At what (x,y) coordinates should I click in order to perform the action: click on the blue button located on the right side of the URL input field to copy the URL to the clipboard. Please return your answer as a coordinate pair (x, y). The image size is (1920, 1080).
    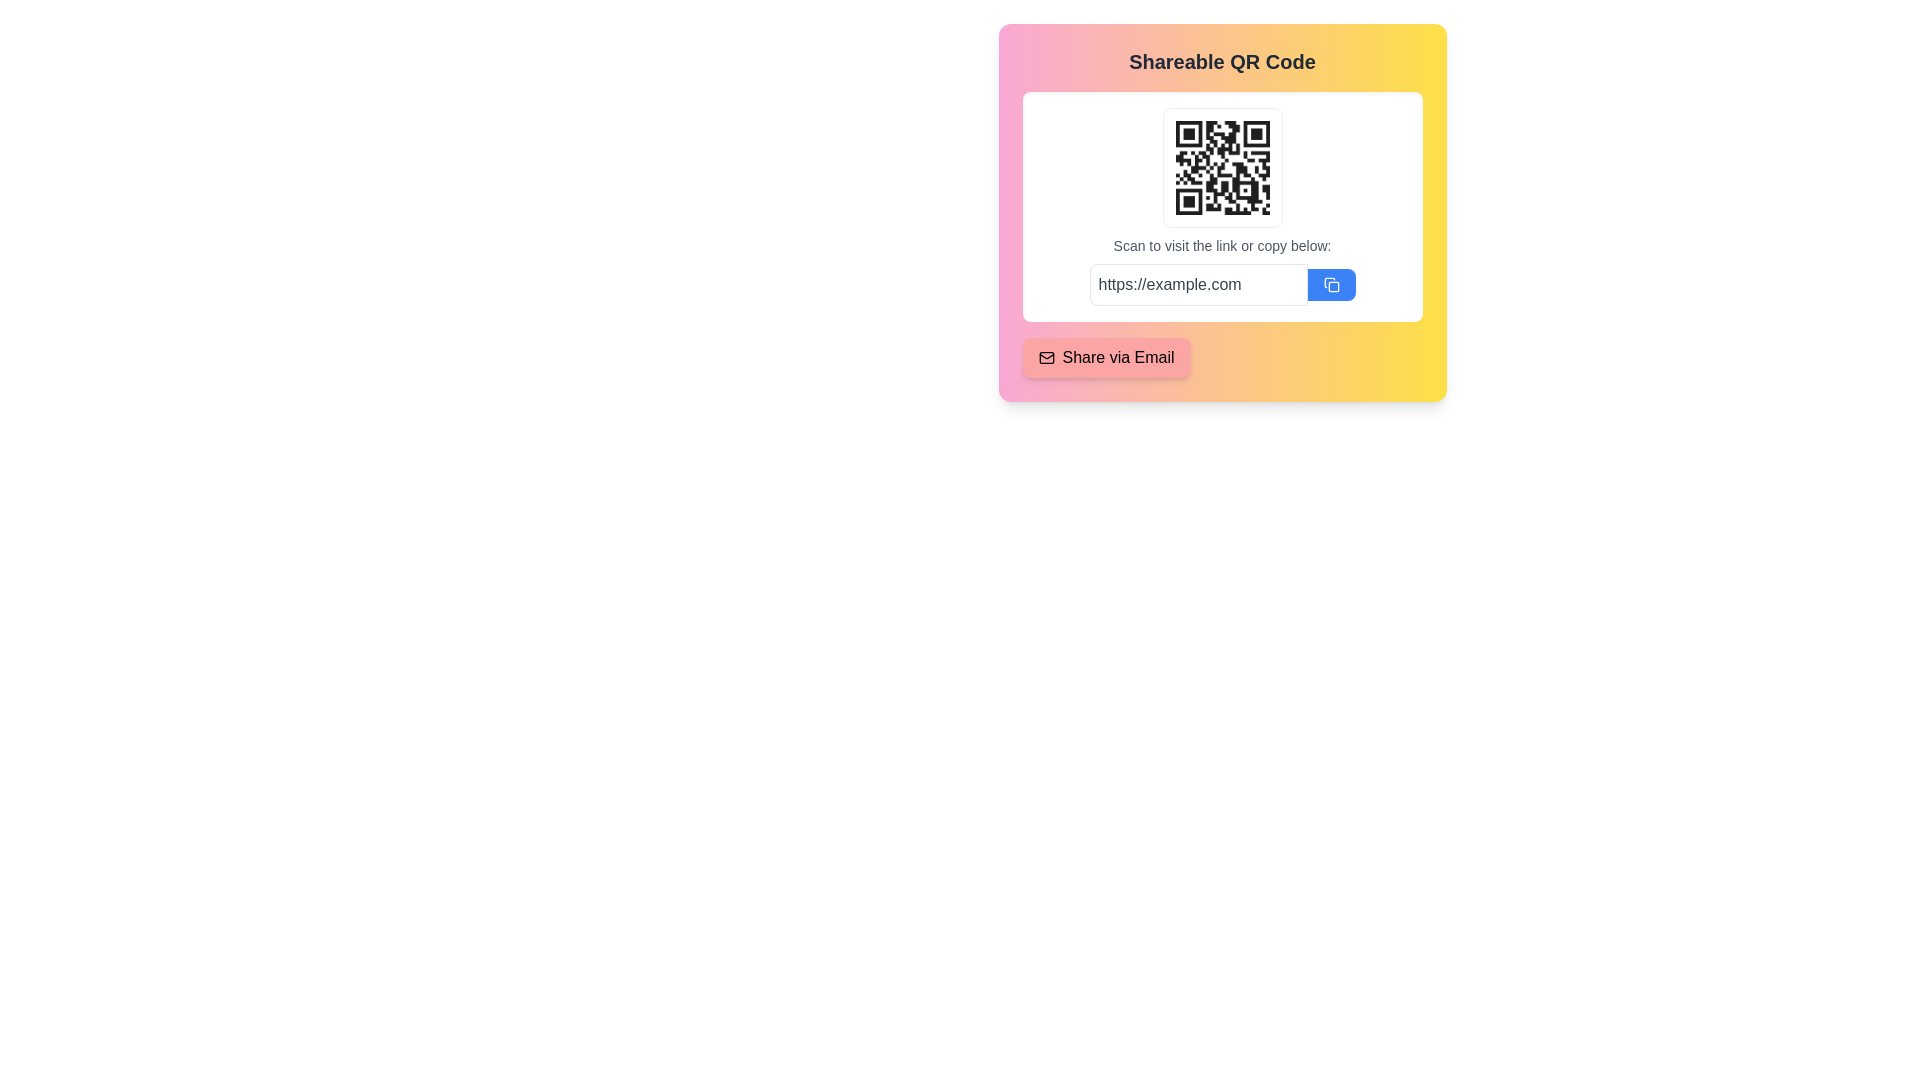
    Looking at the image, I should click on (1331, 285).